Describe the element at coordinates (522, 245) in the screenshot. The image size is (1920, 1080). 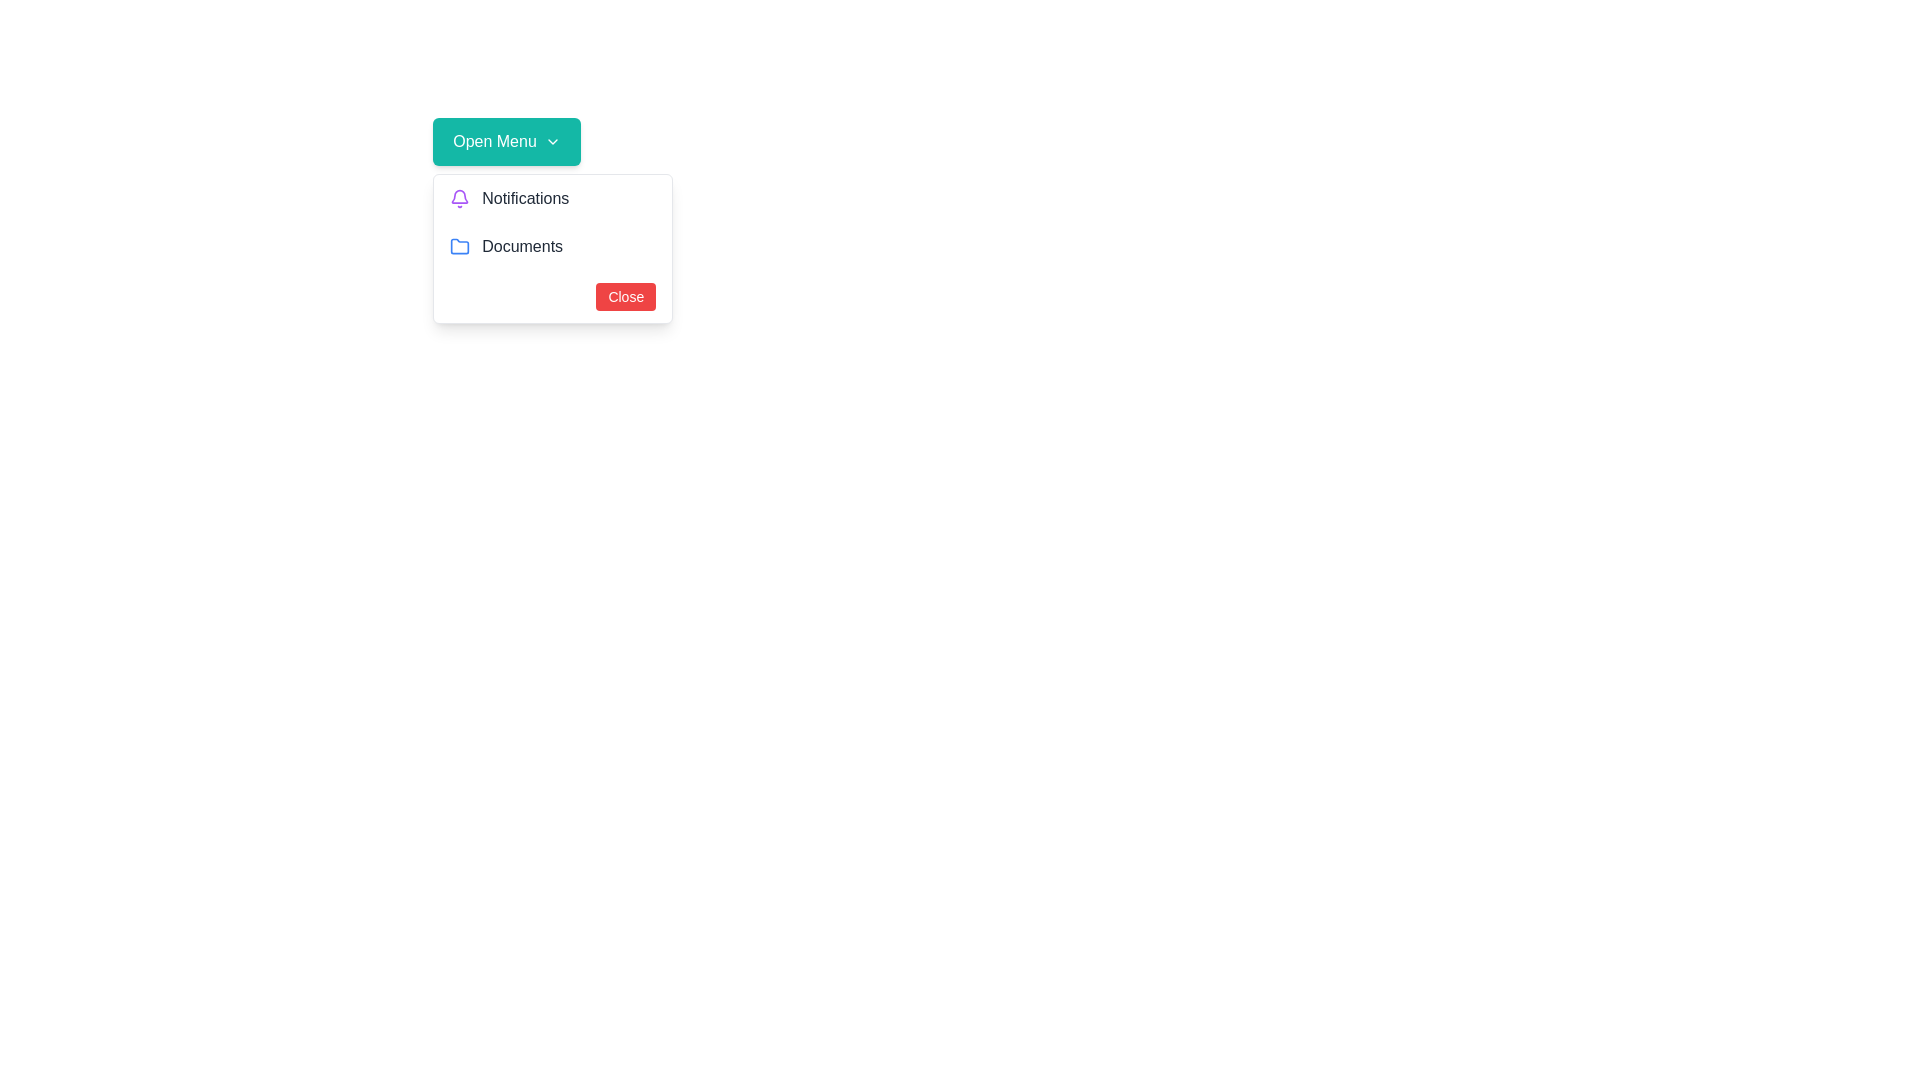
I see `the 'Documents' text label located below the 'Notifications' item in the dropdown menu` at that location.